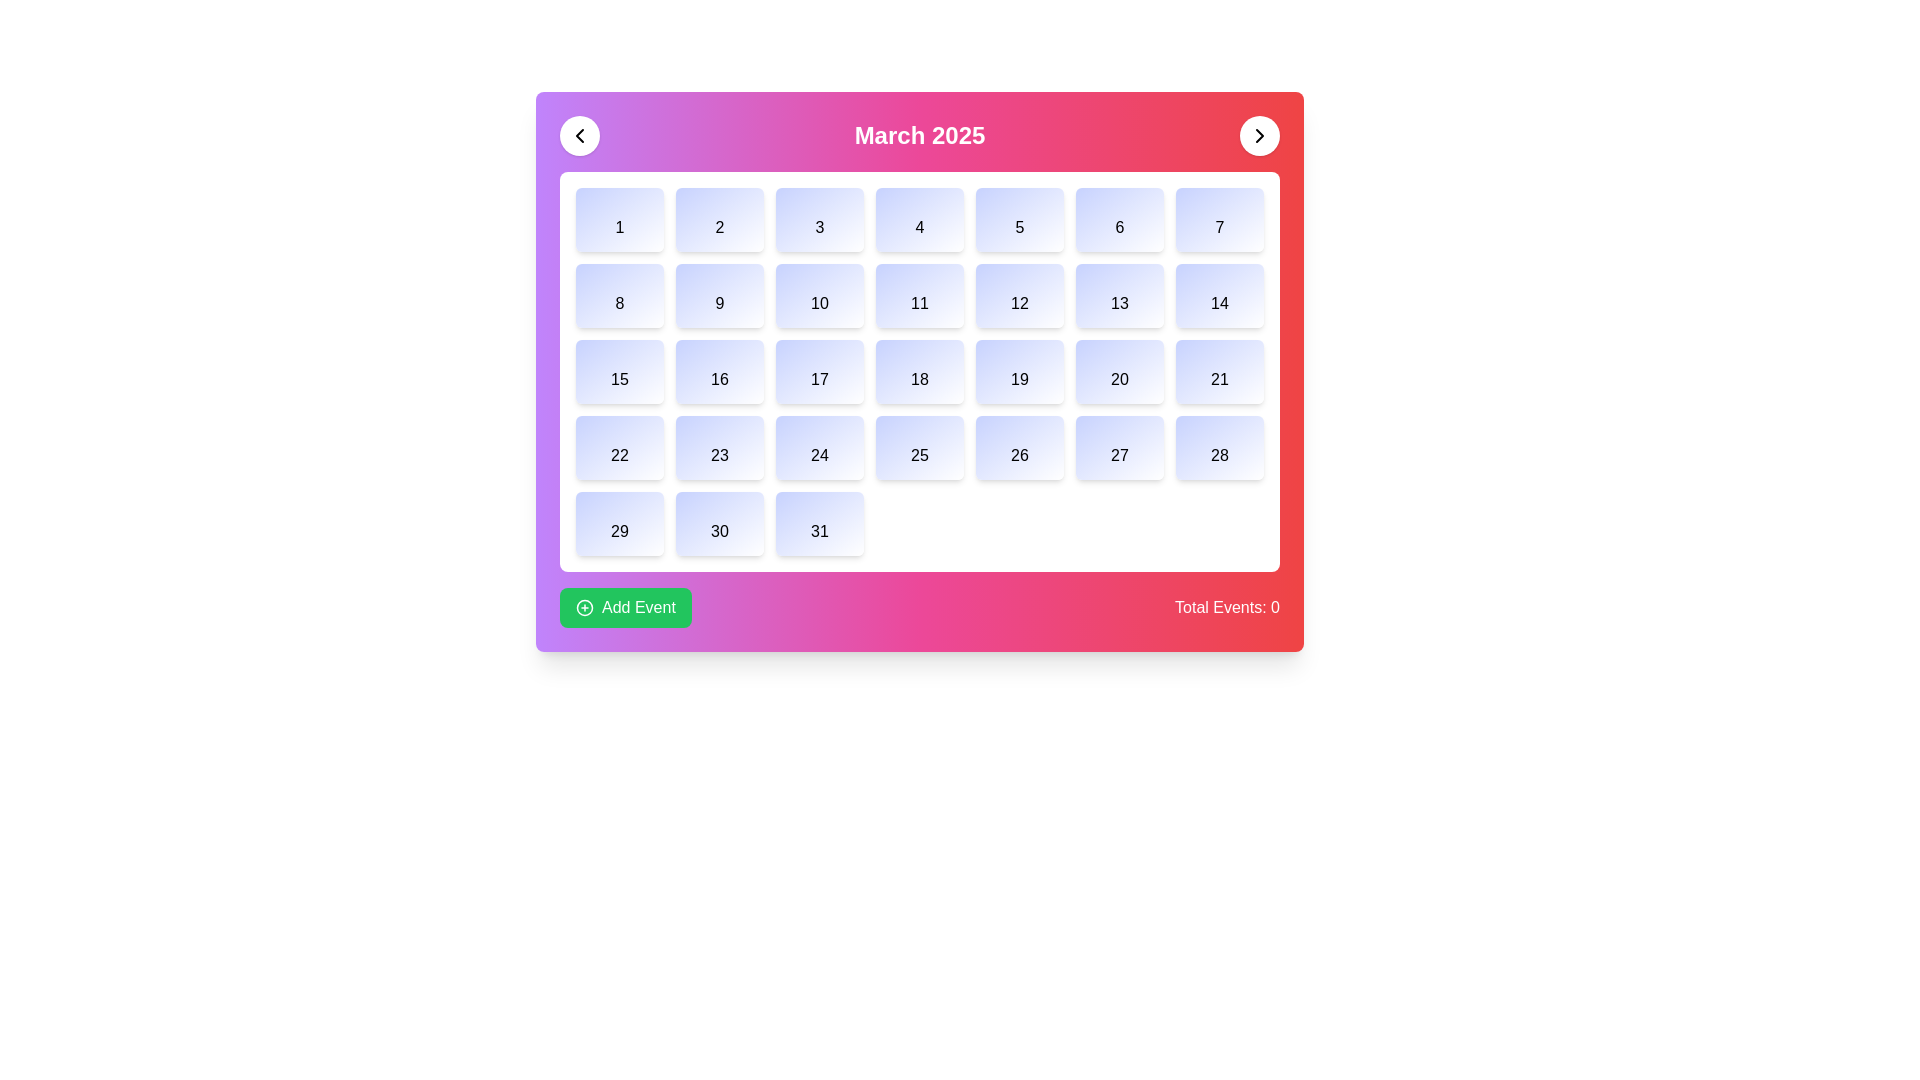  What do you see at coordinates (579, 135) in the screenshot?
I see `the SVG chevron-left icon within the circular button located in the top-left corner of the calendar interface to navigate to the previous month` at bounding box center [579, 135].